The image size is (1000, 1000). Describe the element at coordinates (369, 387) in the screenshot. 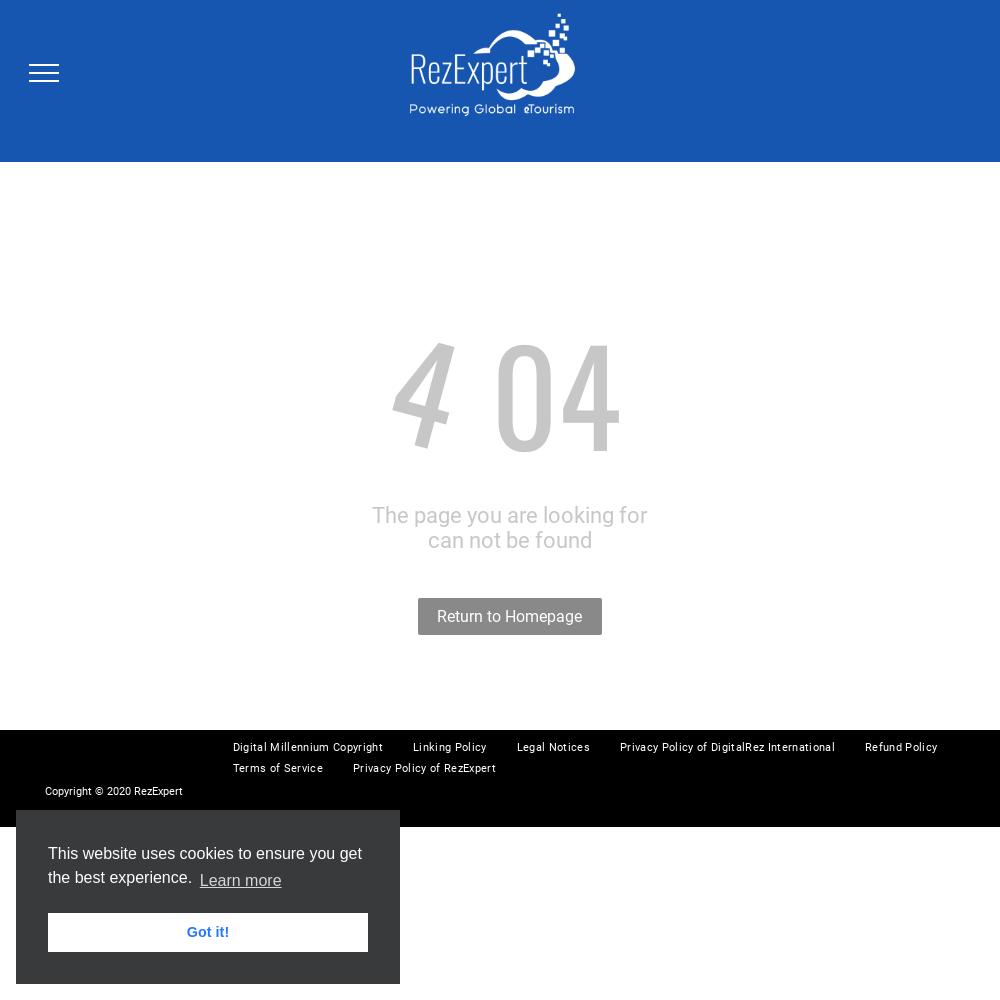

I see `'4'` at that location.